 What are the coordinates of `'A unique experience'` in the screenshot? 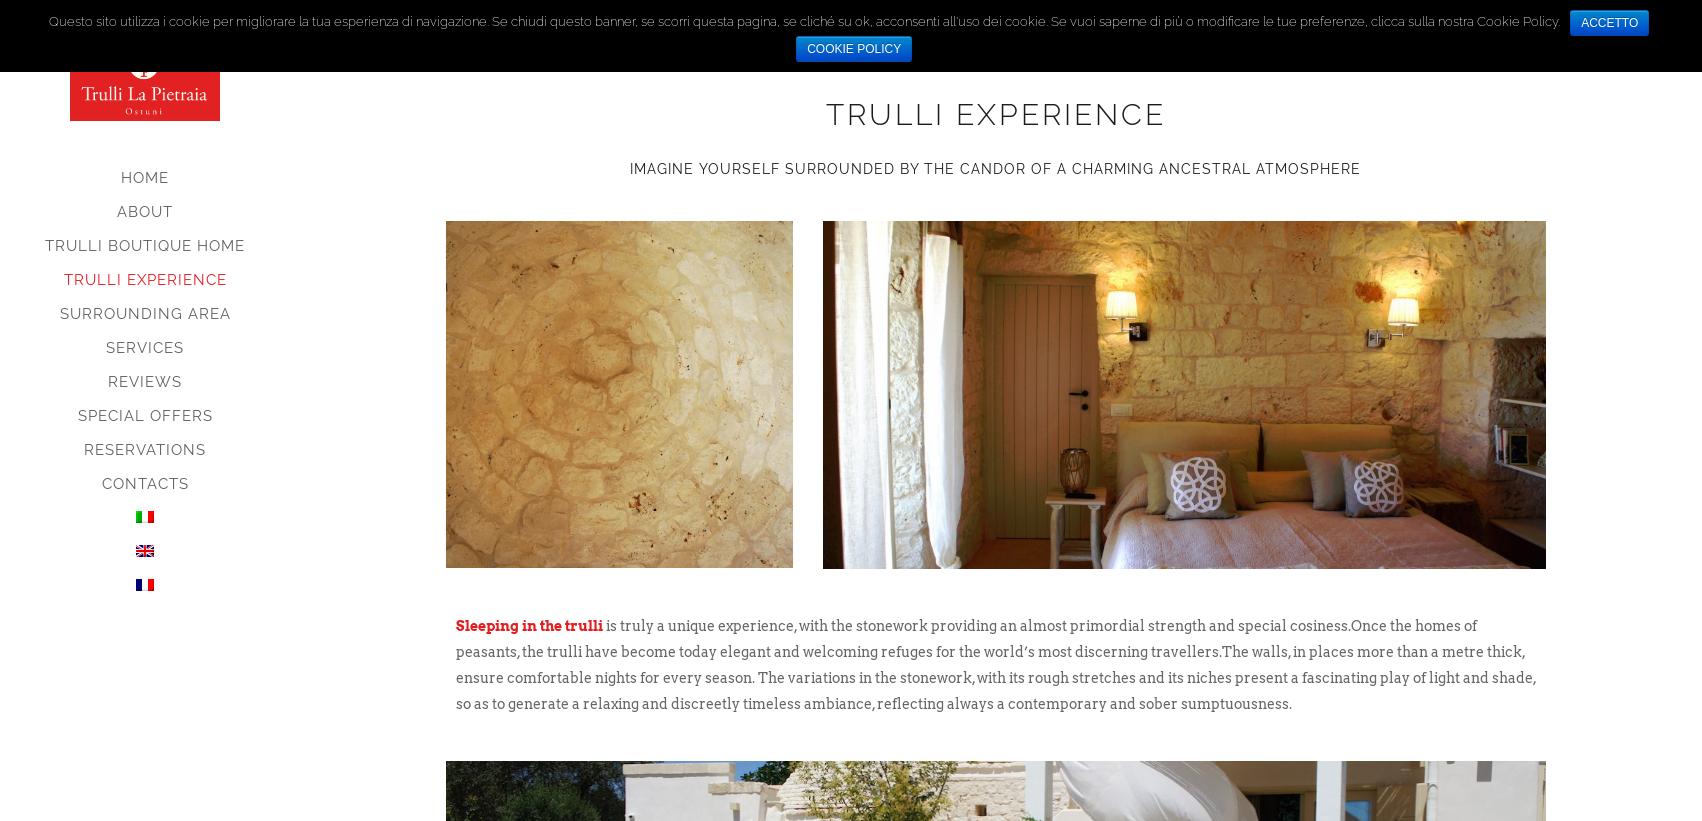 It's located at (993, 54).